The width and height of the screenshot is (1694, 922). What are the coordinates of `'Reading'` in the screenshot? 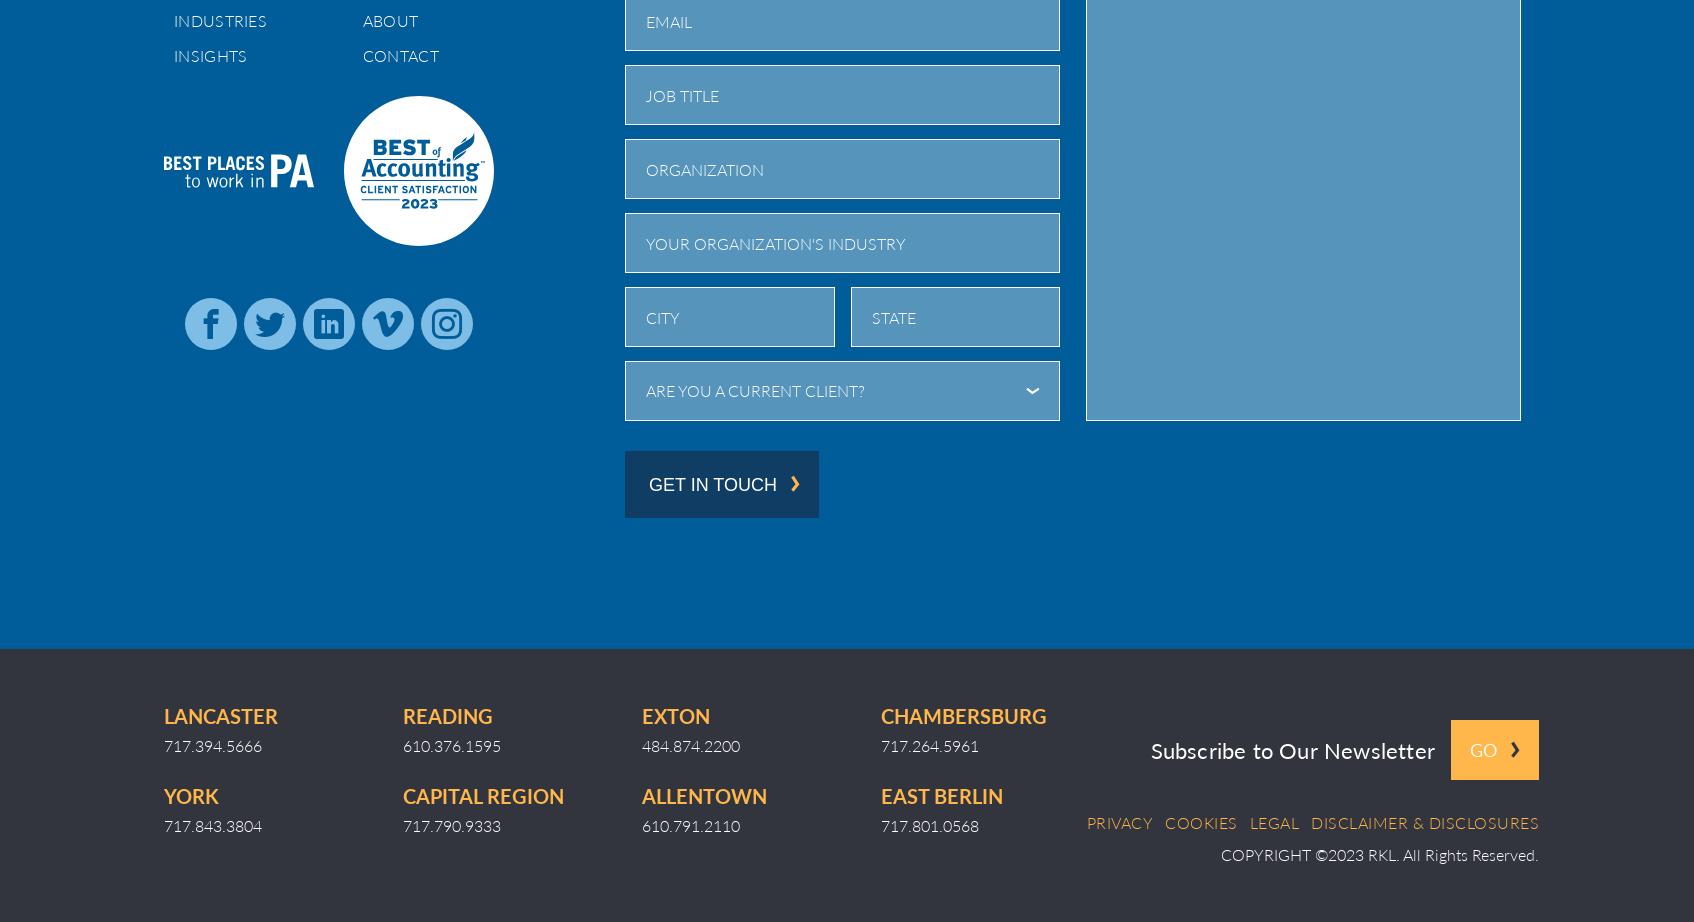 It's located at (448, 714).